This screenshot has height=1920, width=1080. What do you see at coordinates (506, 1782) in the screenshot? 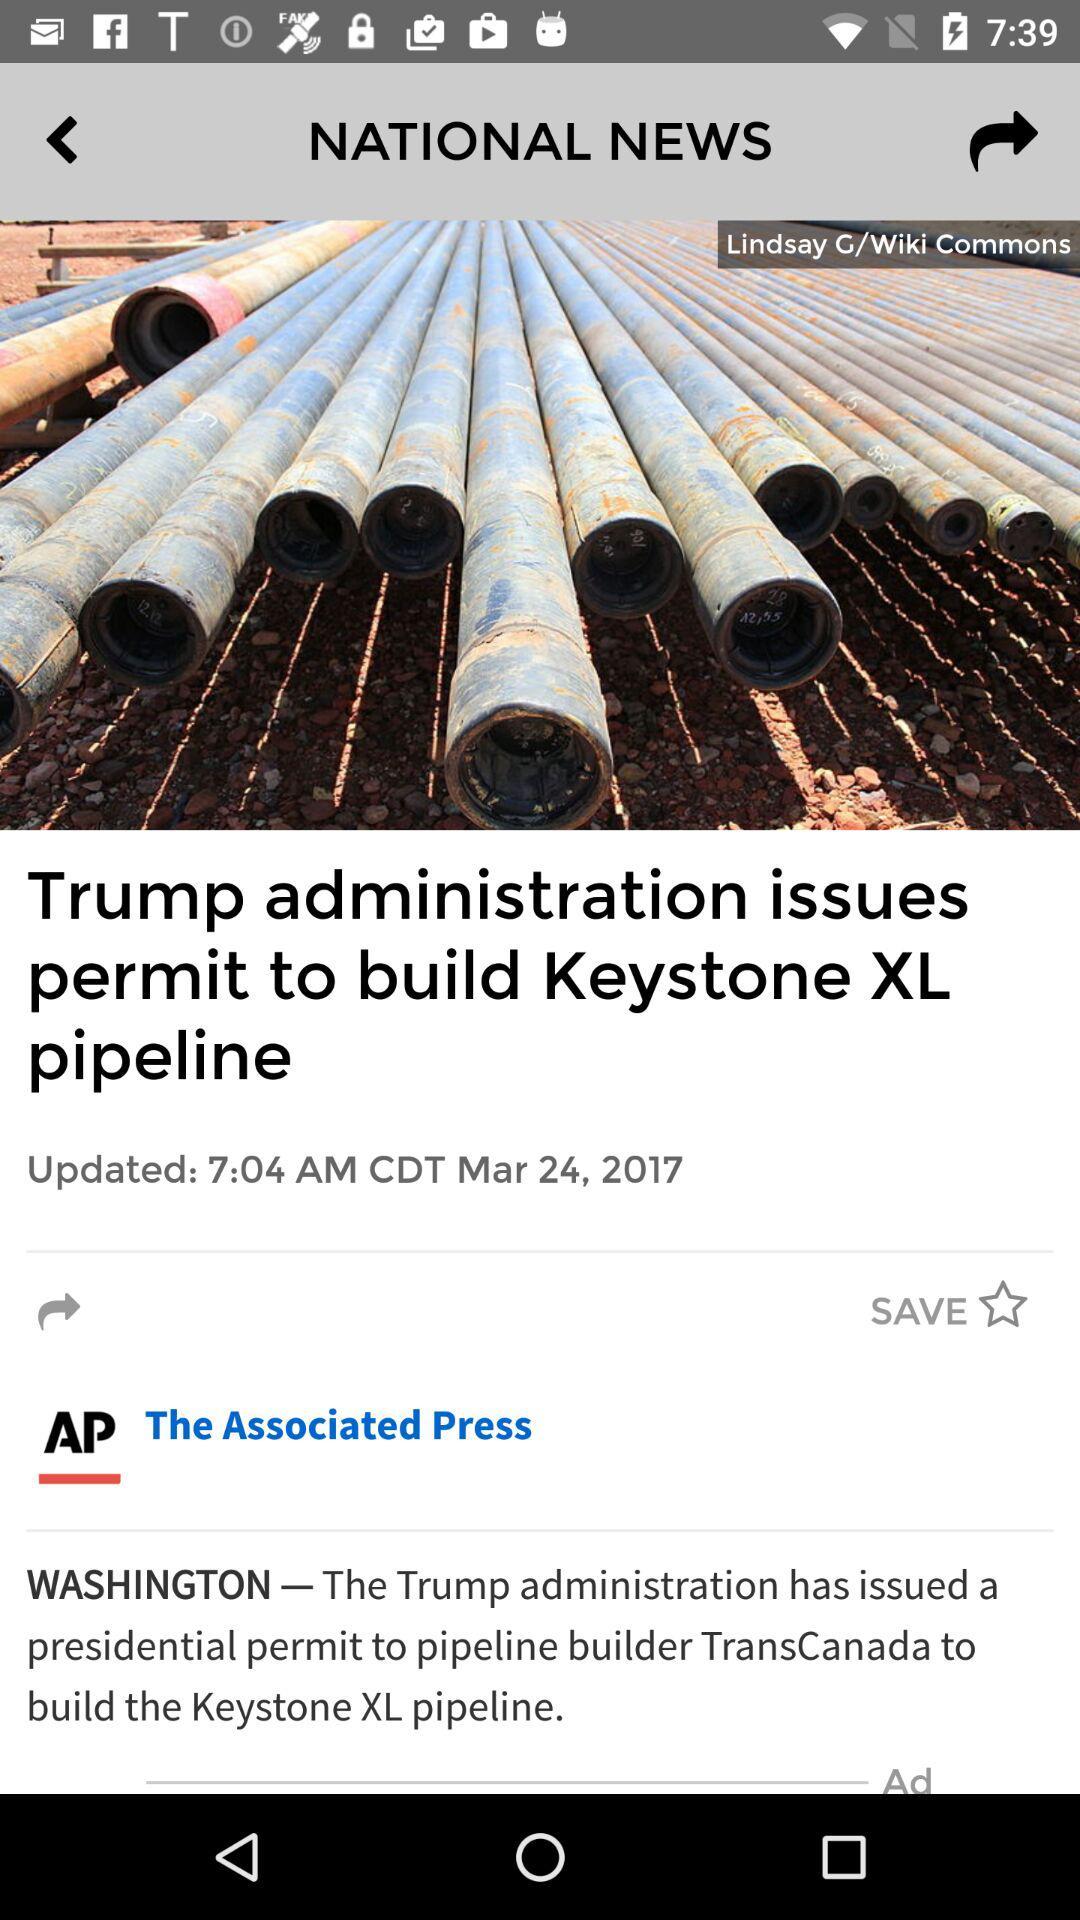
I see `the icon to the left of the ad icon` at bounding box center [506, 1782].